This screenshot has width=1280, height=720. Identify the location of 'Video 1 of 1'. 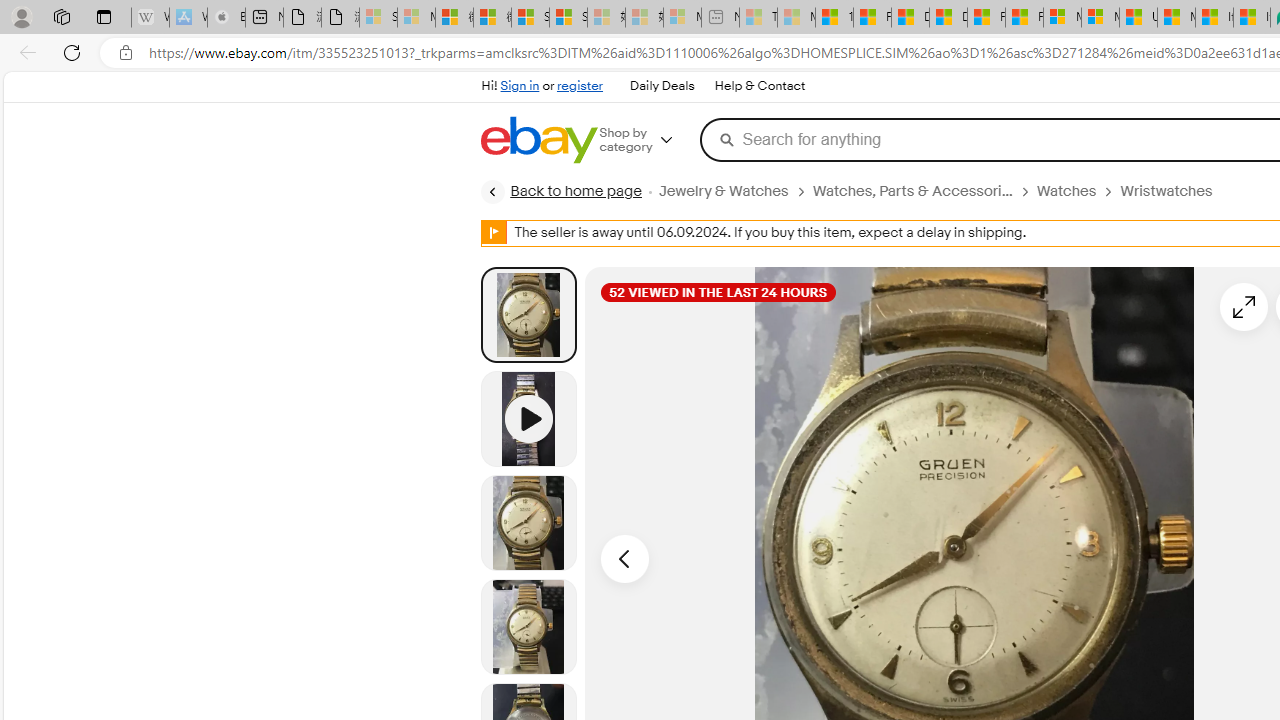
(528, 417).